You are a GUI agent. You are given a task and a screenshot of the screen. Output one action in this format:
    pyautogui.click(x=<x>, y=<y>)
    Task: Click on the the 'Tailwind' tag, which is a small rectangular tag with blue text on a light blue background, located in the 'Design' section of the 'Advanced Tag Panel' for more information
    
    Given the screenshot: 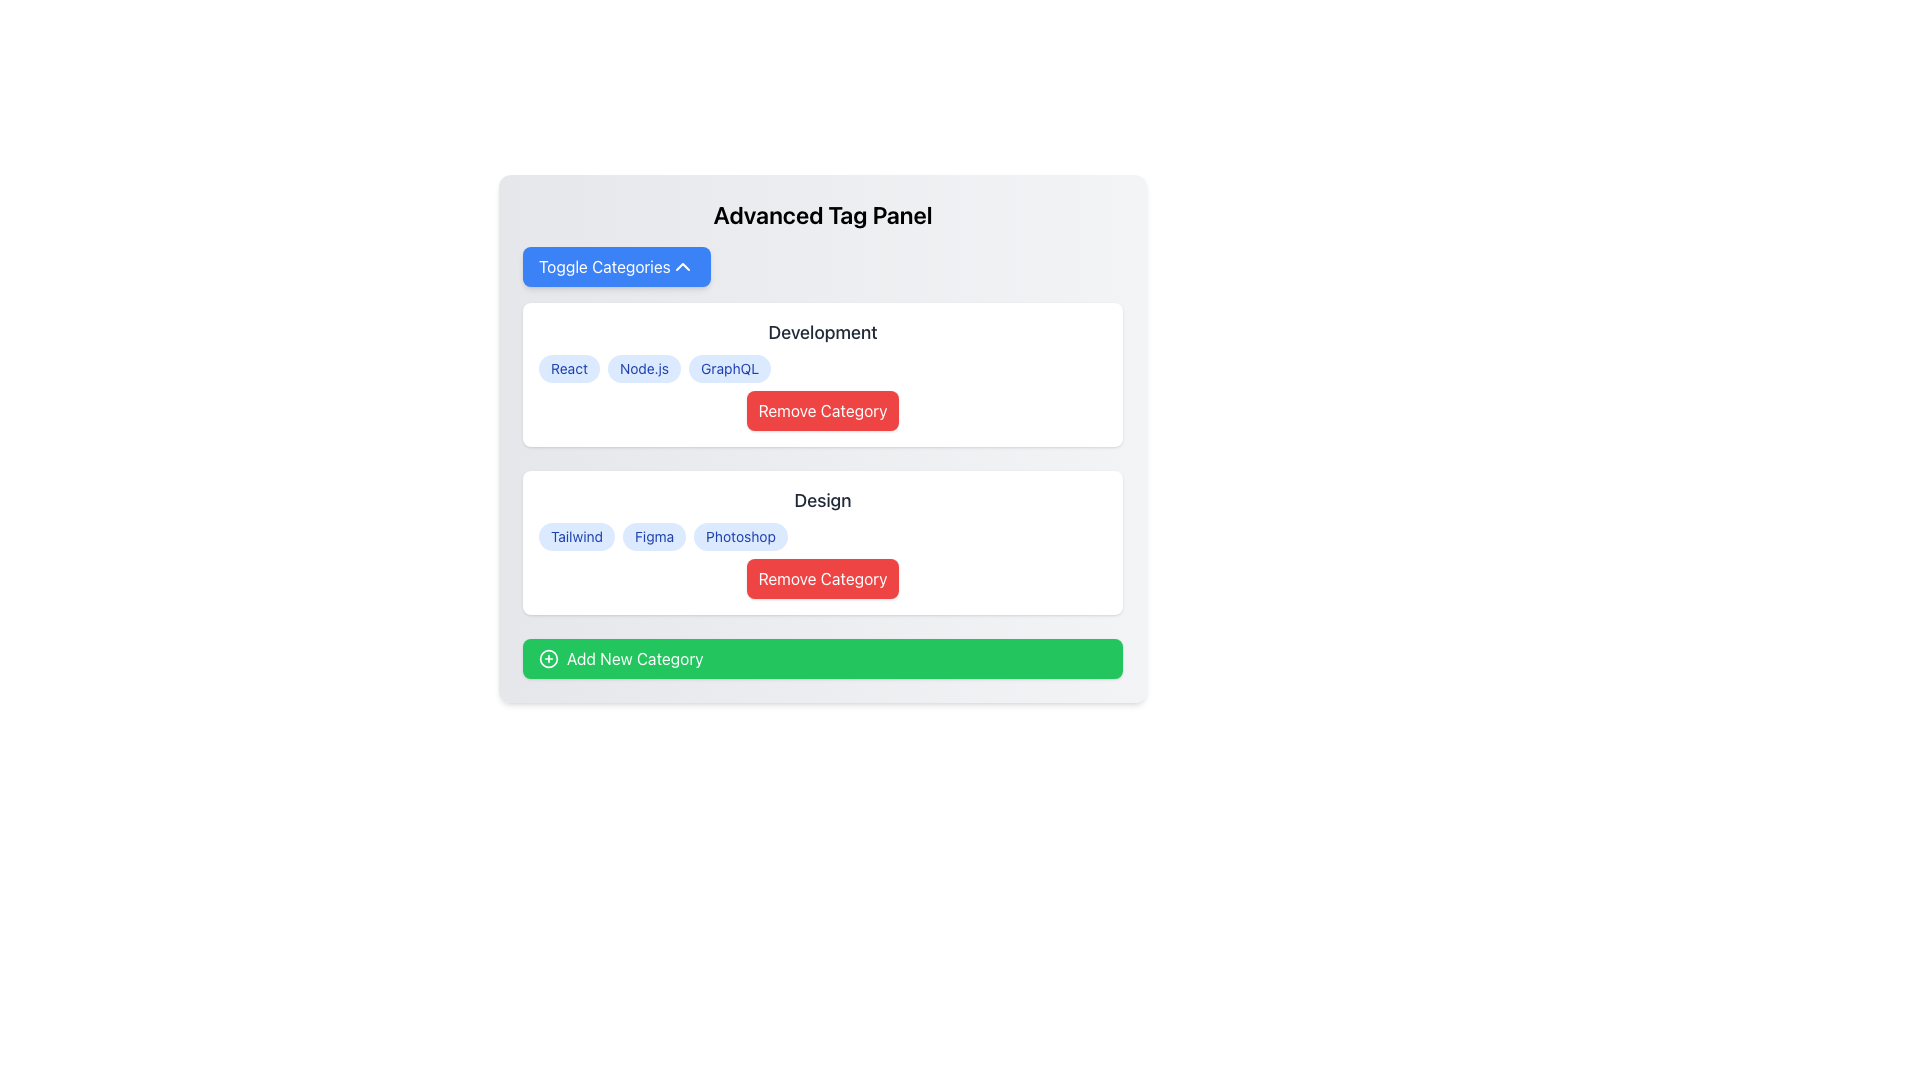 What is the action you would take?
    pyautogui.click(x=575, y=535)
    